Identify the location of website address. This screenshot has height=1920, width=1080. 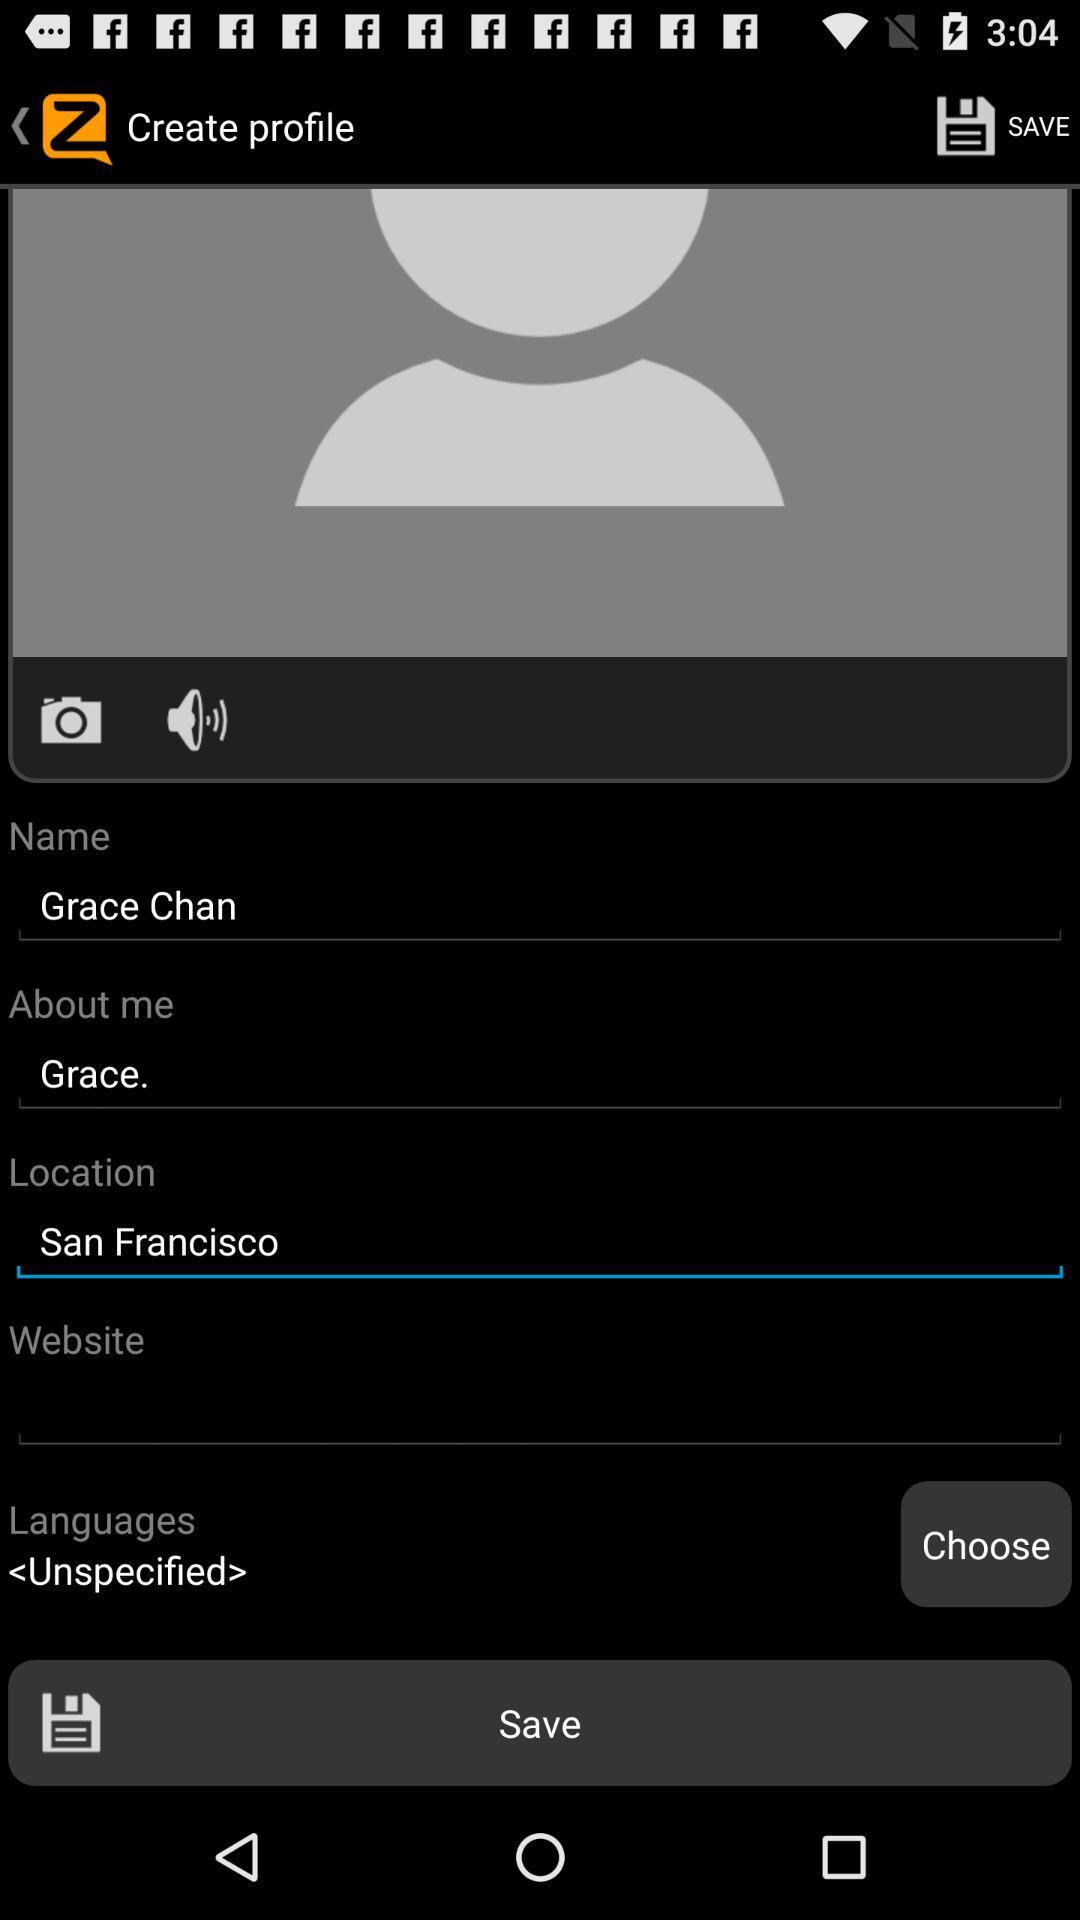
(540, 1408).